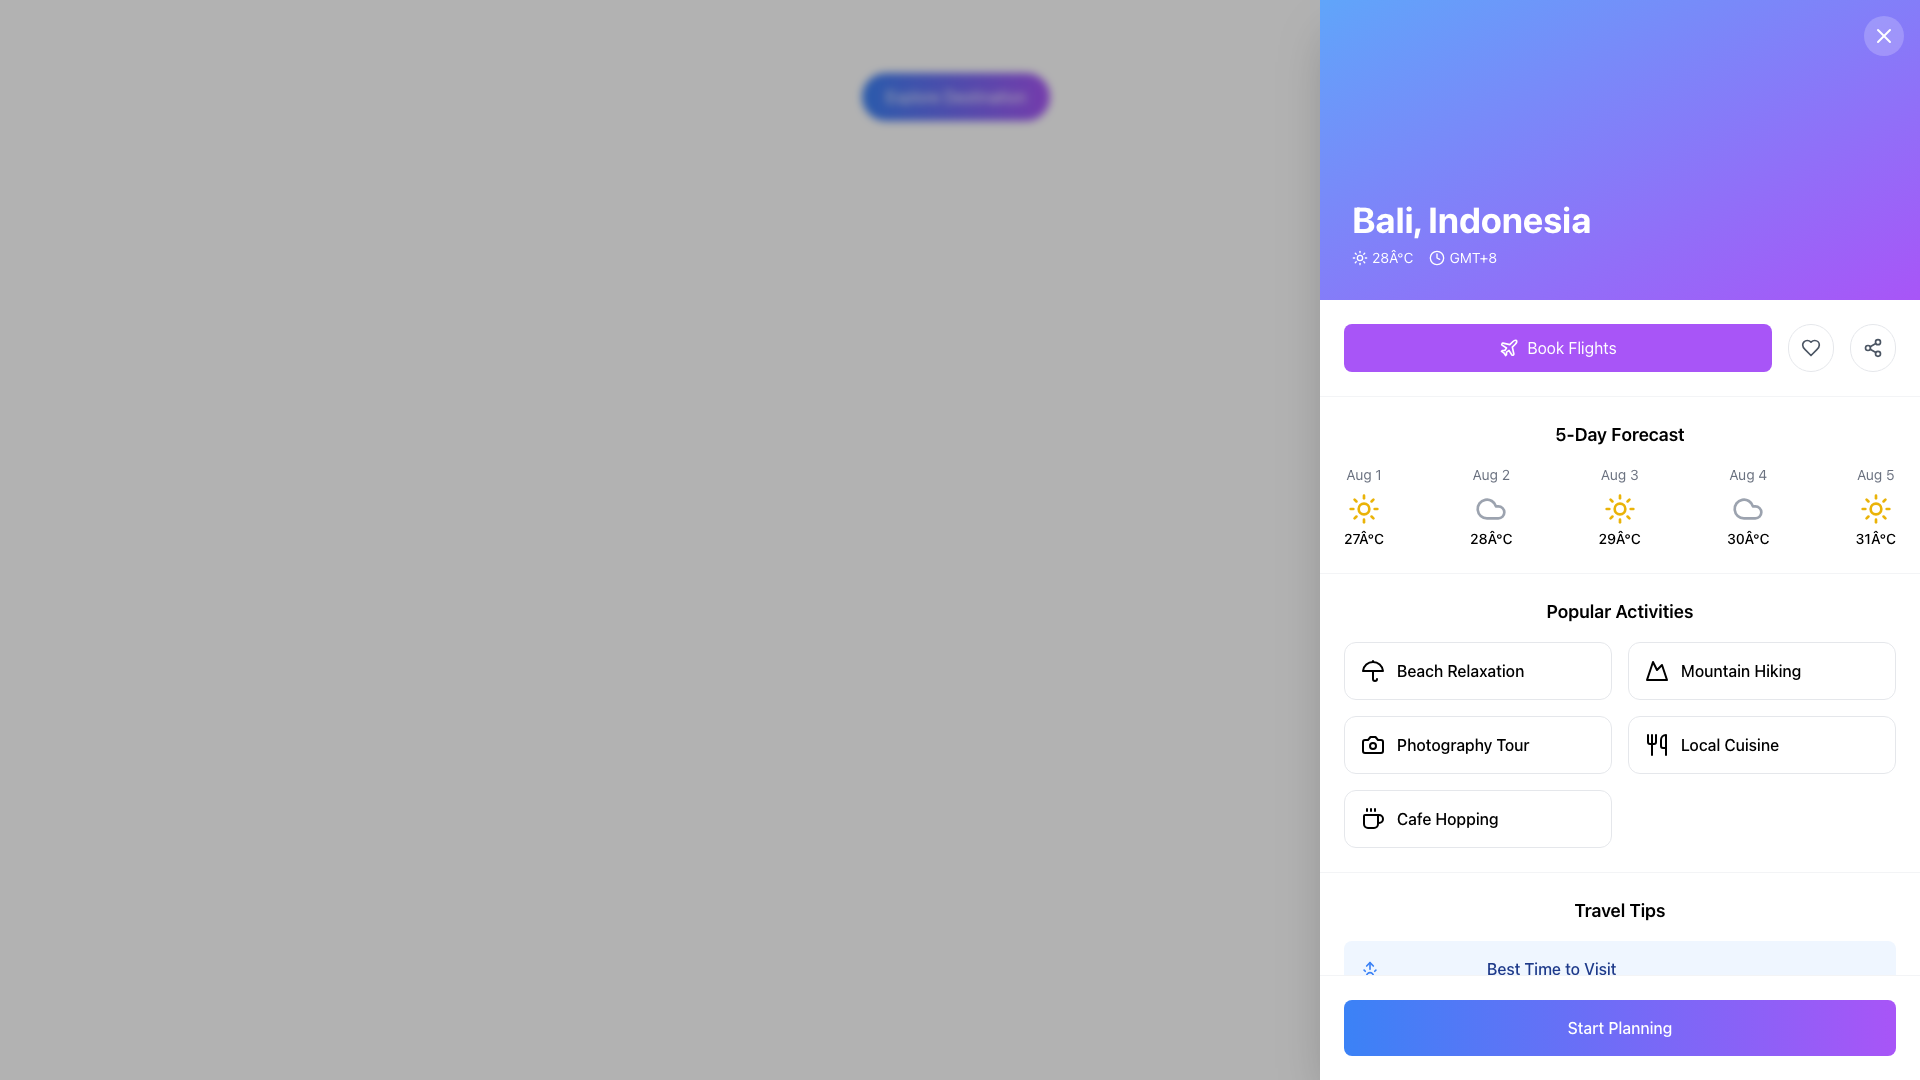  What do you see at coordinates (1871, 346) in the screenshot?
I see `the share icon, which is a minimalist gray icon with interconnected circles in a triangular arrangement` at bounding box center [1871, 346].